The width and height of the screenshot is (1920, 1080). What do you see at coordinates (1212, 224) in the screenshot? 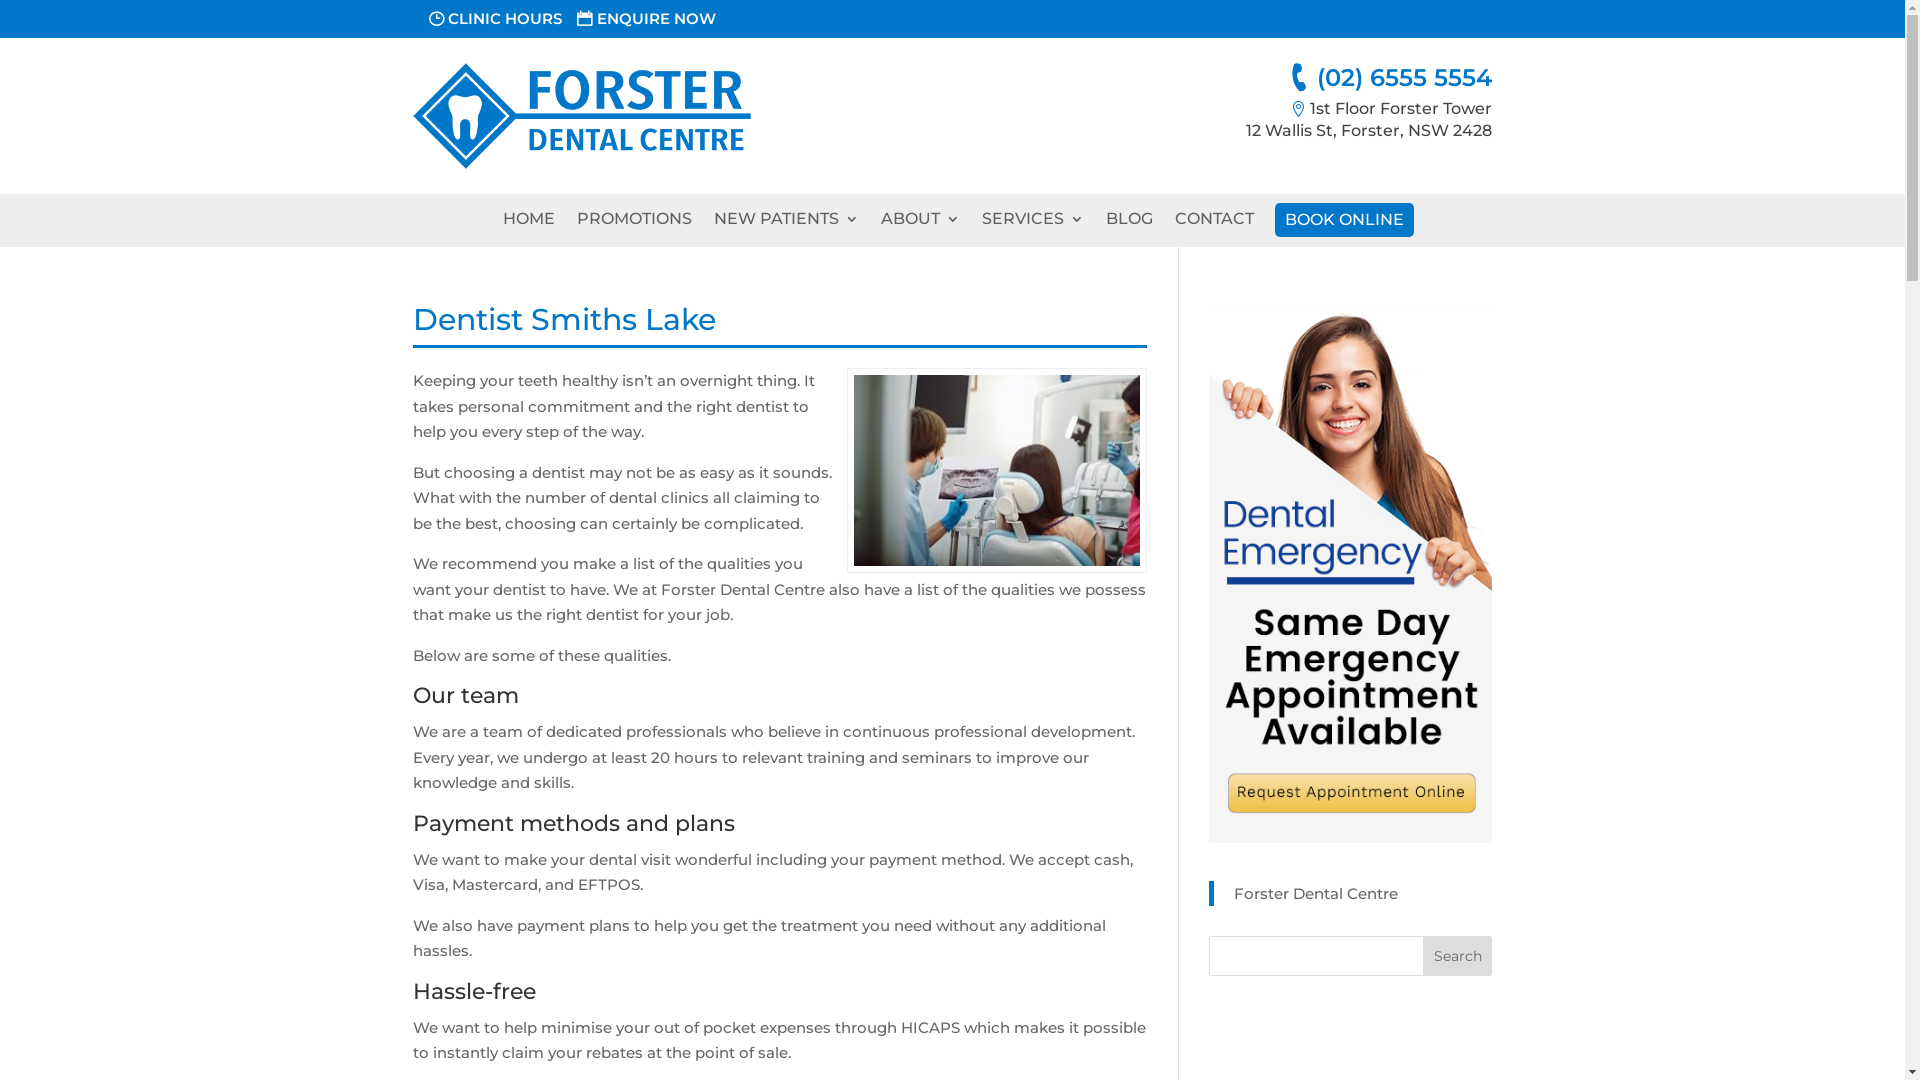
I see `'CONTACT'` at bounding box center [1212, 224].